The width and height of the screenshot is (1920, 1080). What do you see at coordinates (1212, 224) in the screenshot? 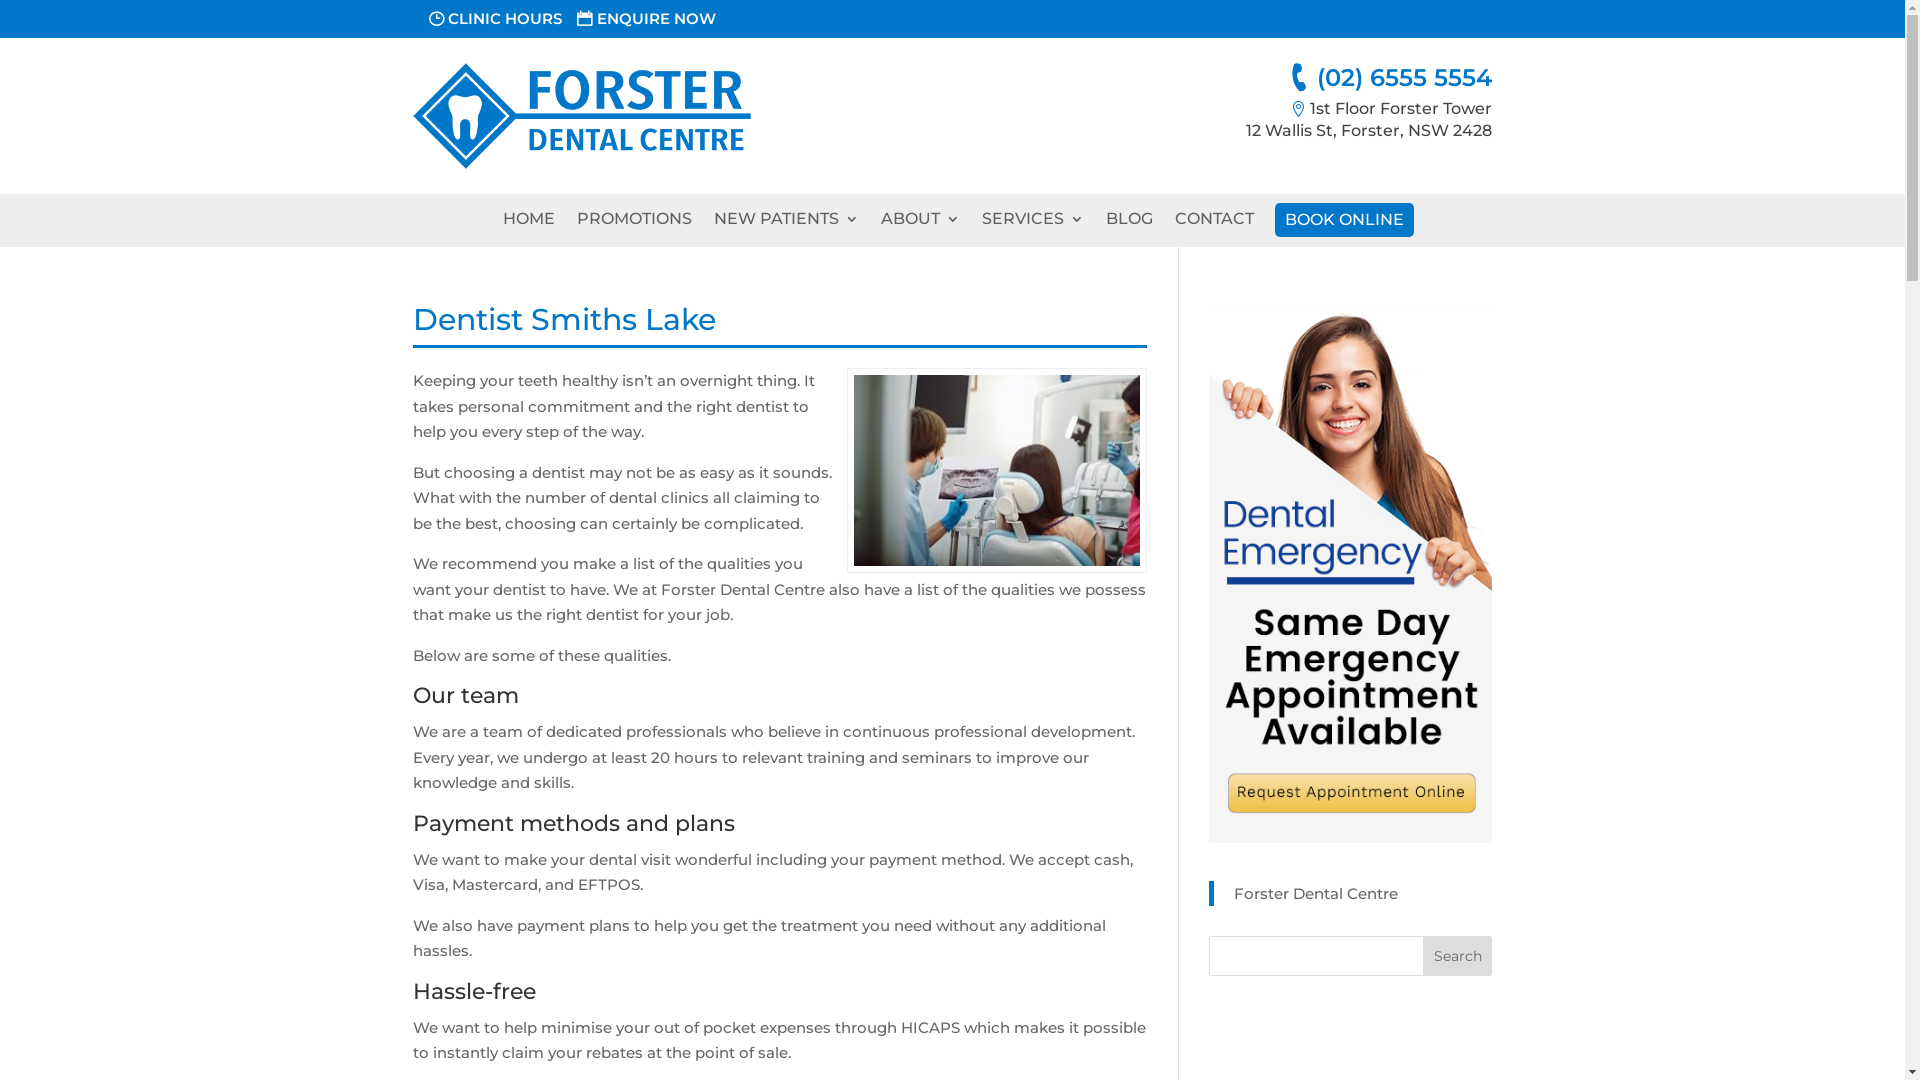
I see `'CONTACT'` at bounding box center [1212, 224].